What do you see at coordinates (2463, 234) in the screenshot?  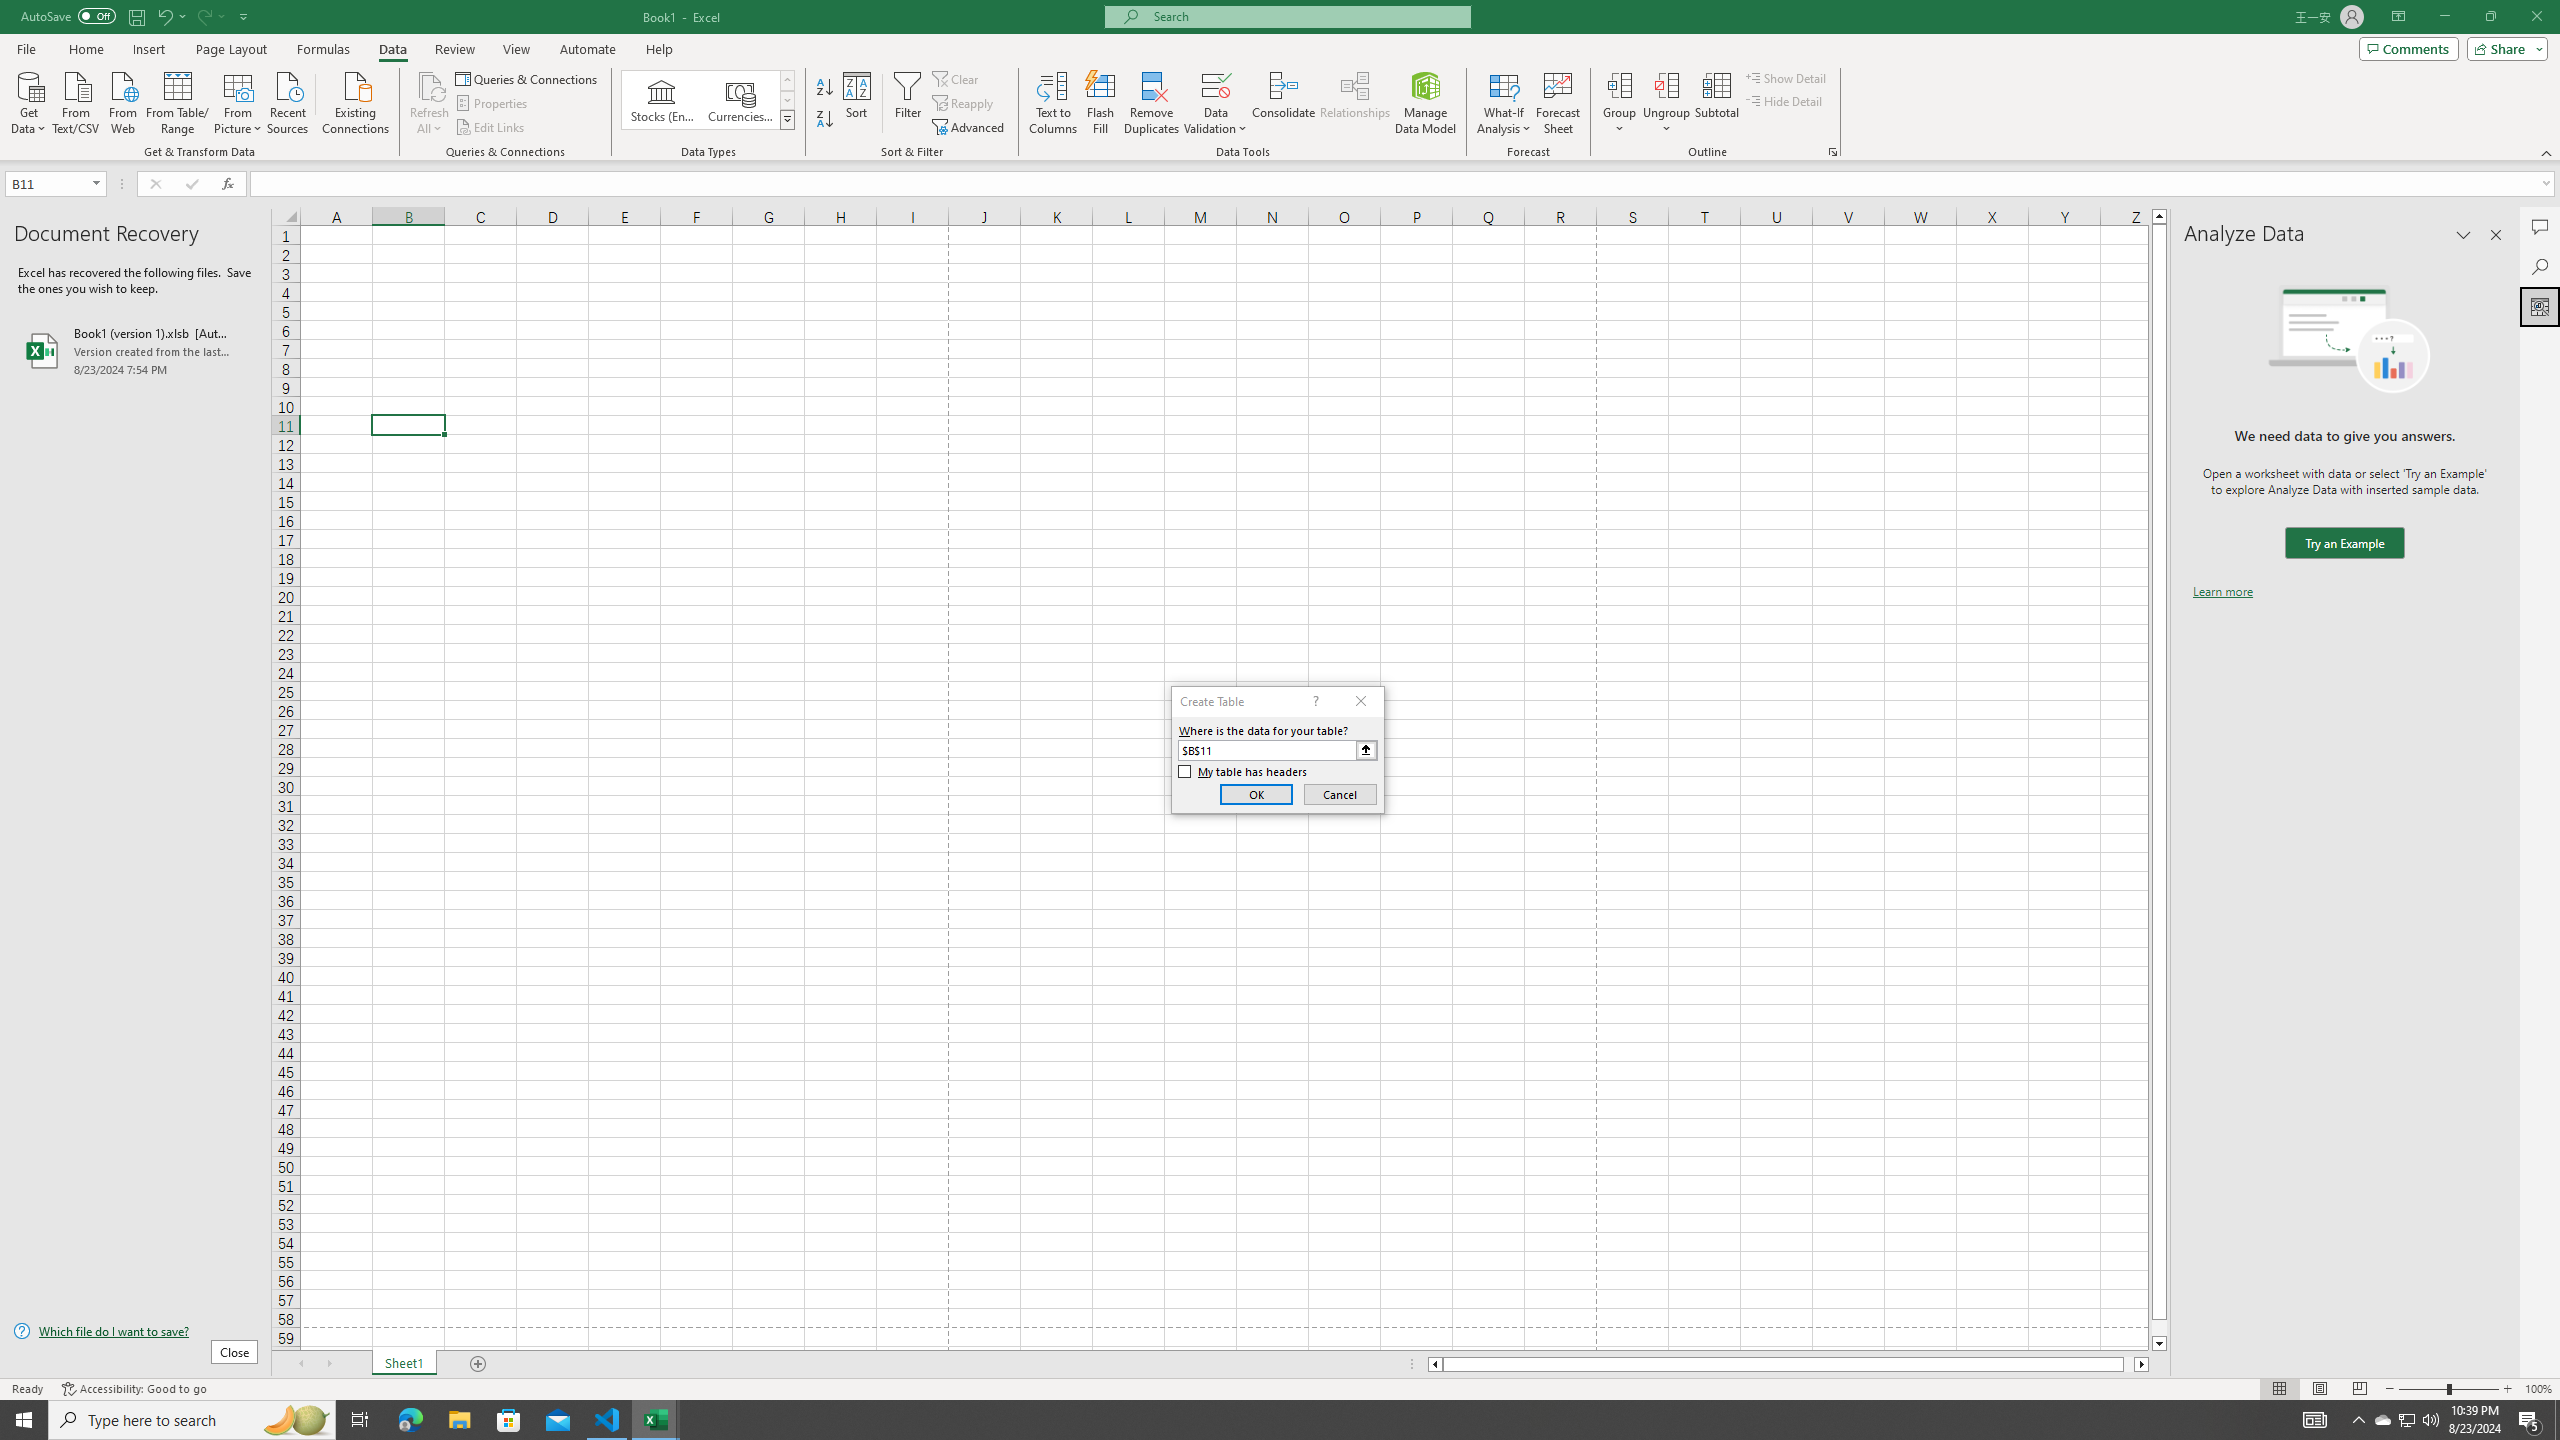 I see `'Task Pane Options'` at bounding box center [2463, 234].